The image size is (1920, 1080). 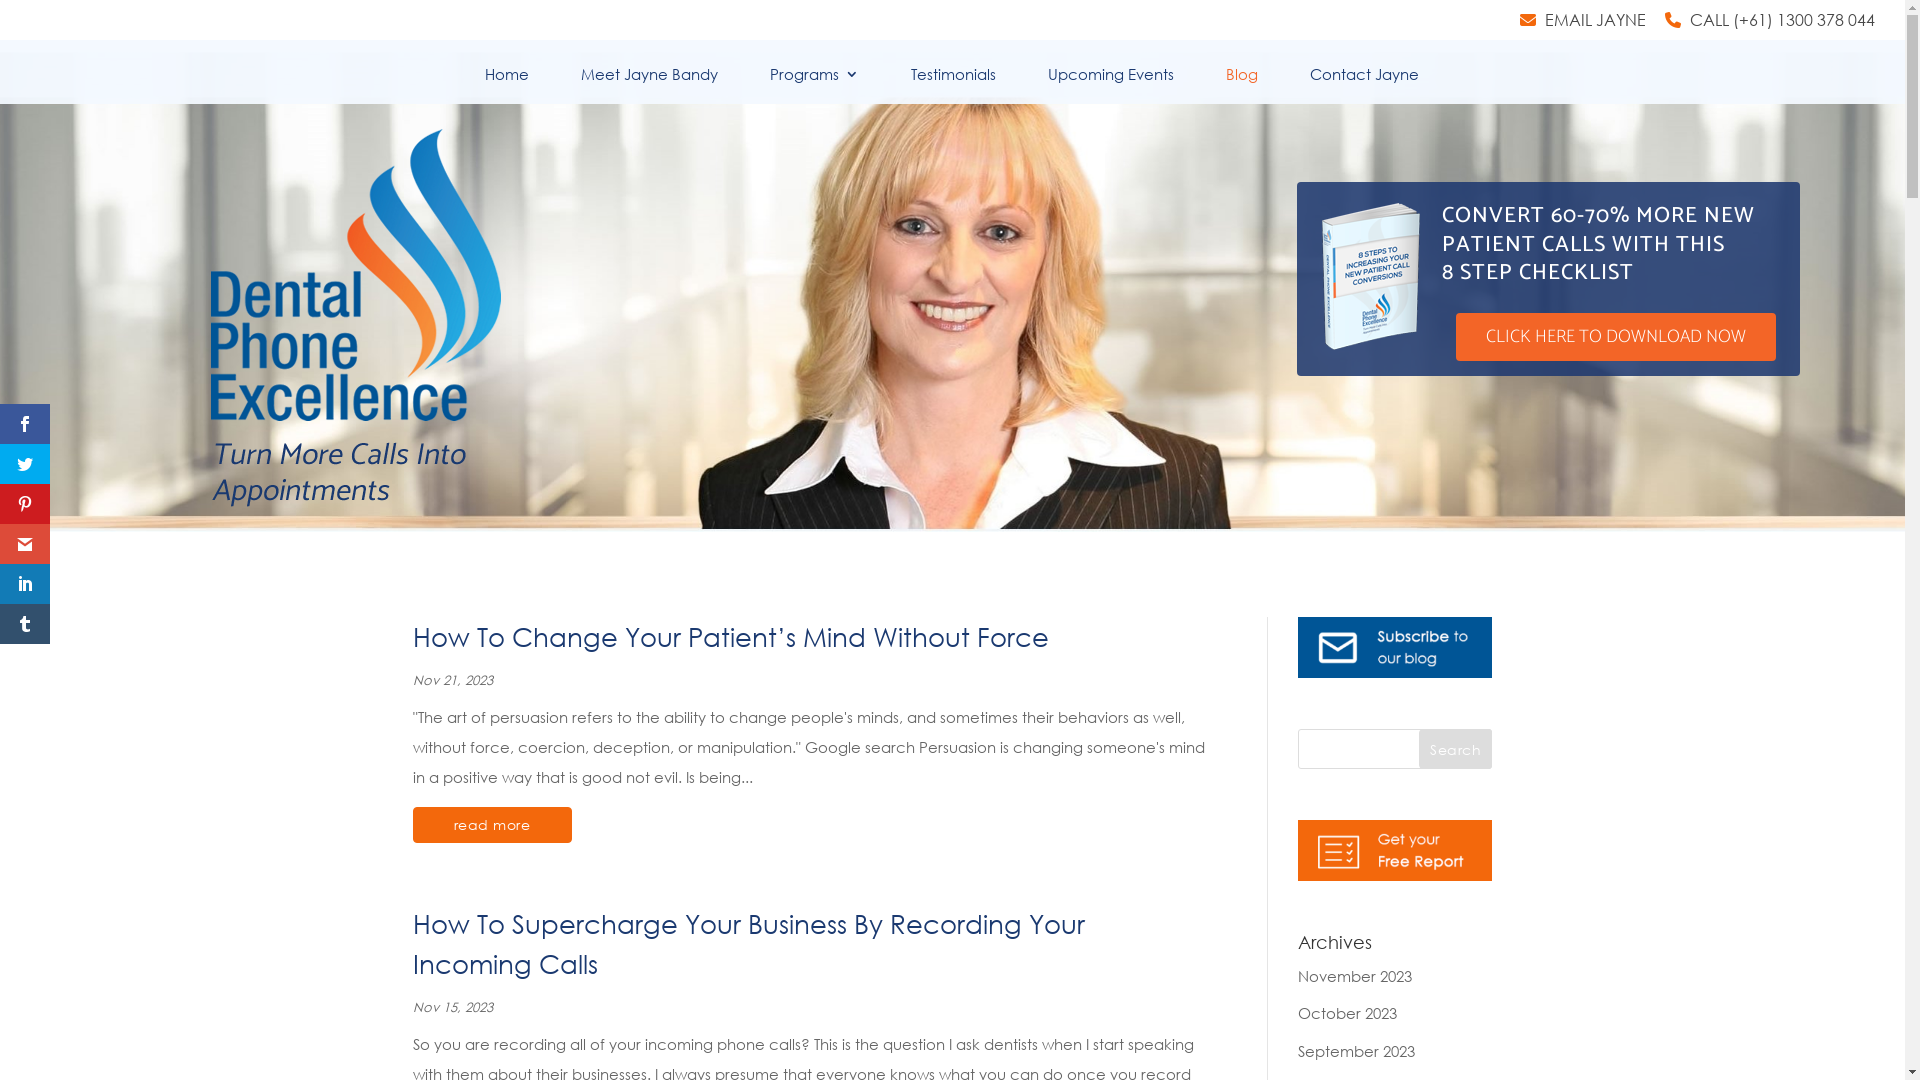 What do you see at coordinates (579, 84) in the screenshot?
I see `'Meet Jayne Bandy'` at bounding box center [579, 84].